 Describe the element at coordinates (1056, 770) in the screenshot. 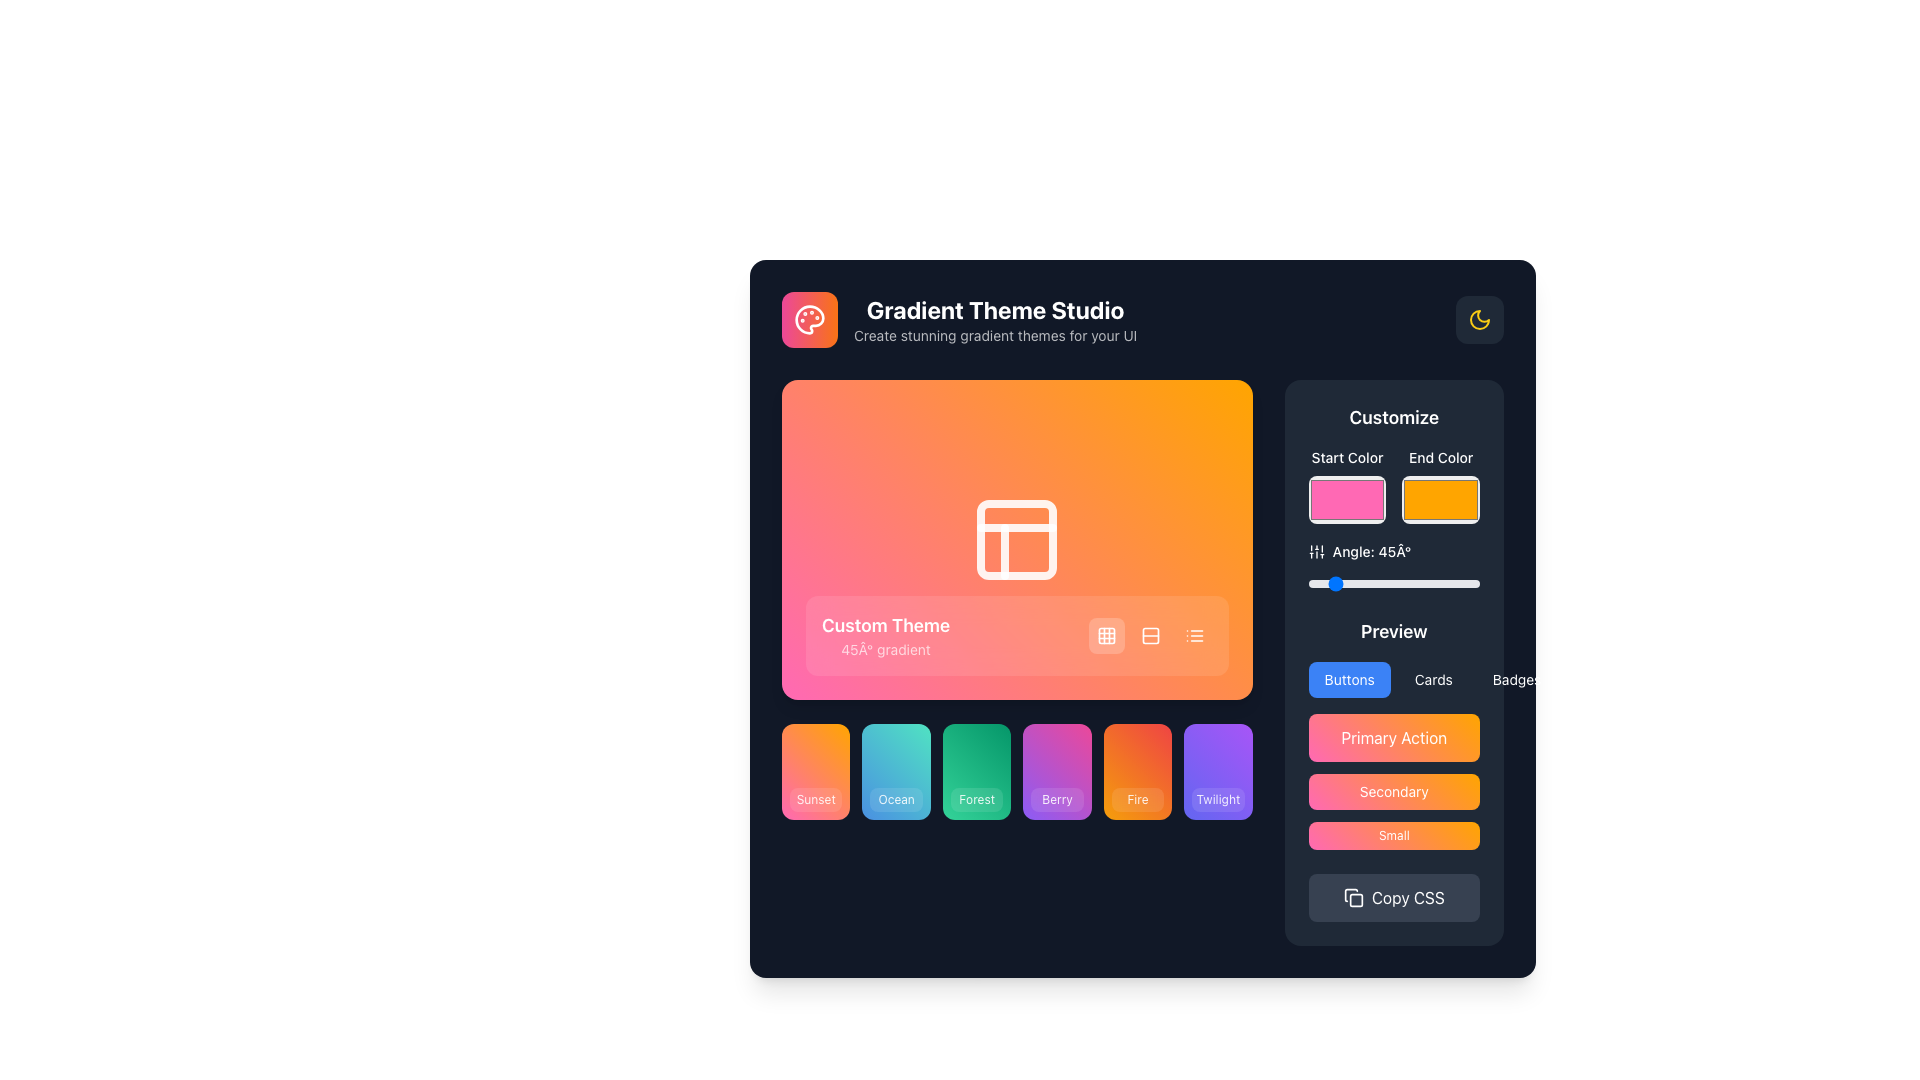

I see `the 'Berry' button using keyboard navigation` at that location.